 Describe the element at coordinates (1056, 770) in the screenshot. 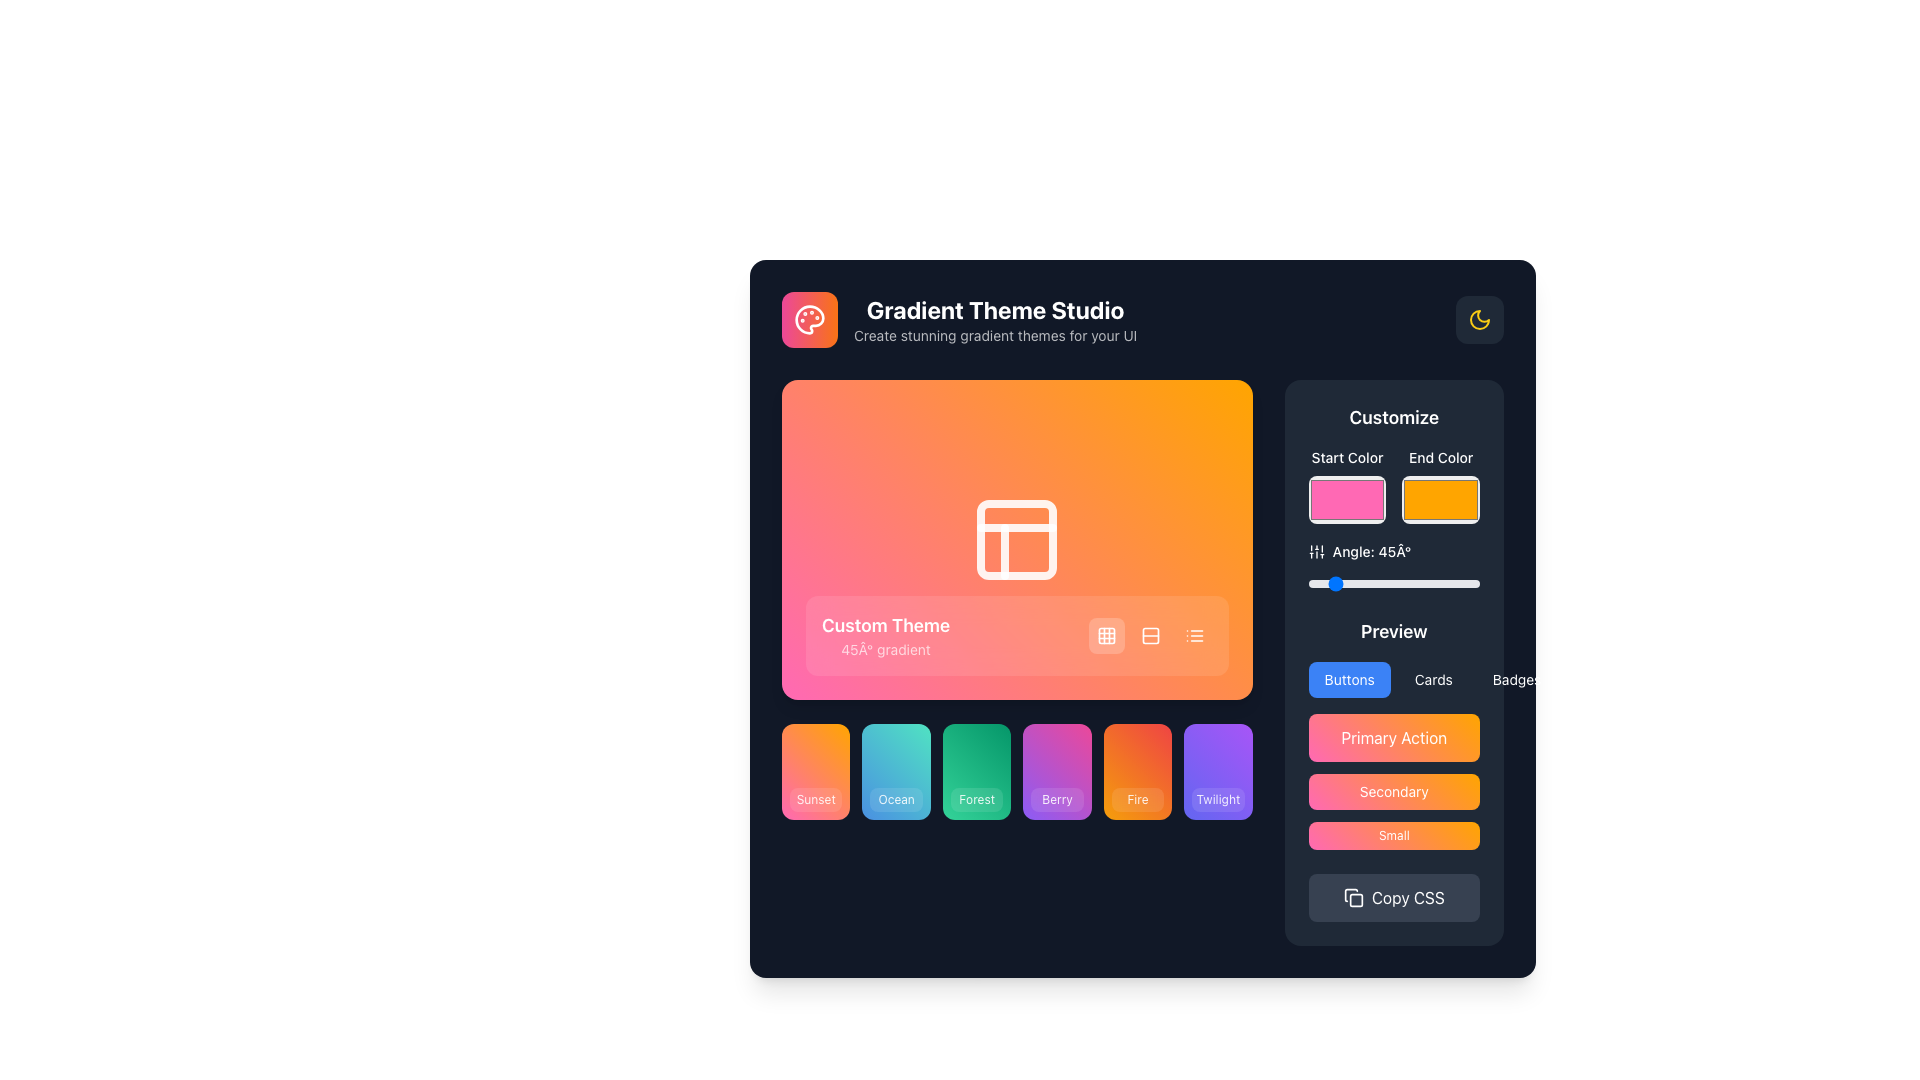

I see `the 'Berry' button using keyboard navigation` at that location.